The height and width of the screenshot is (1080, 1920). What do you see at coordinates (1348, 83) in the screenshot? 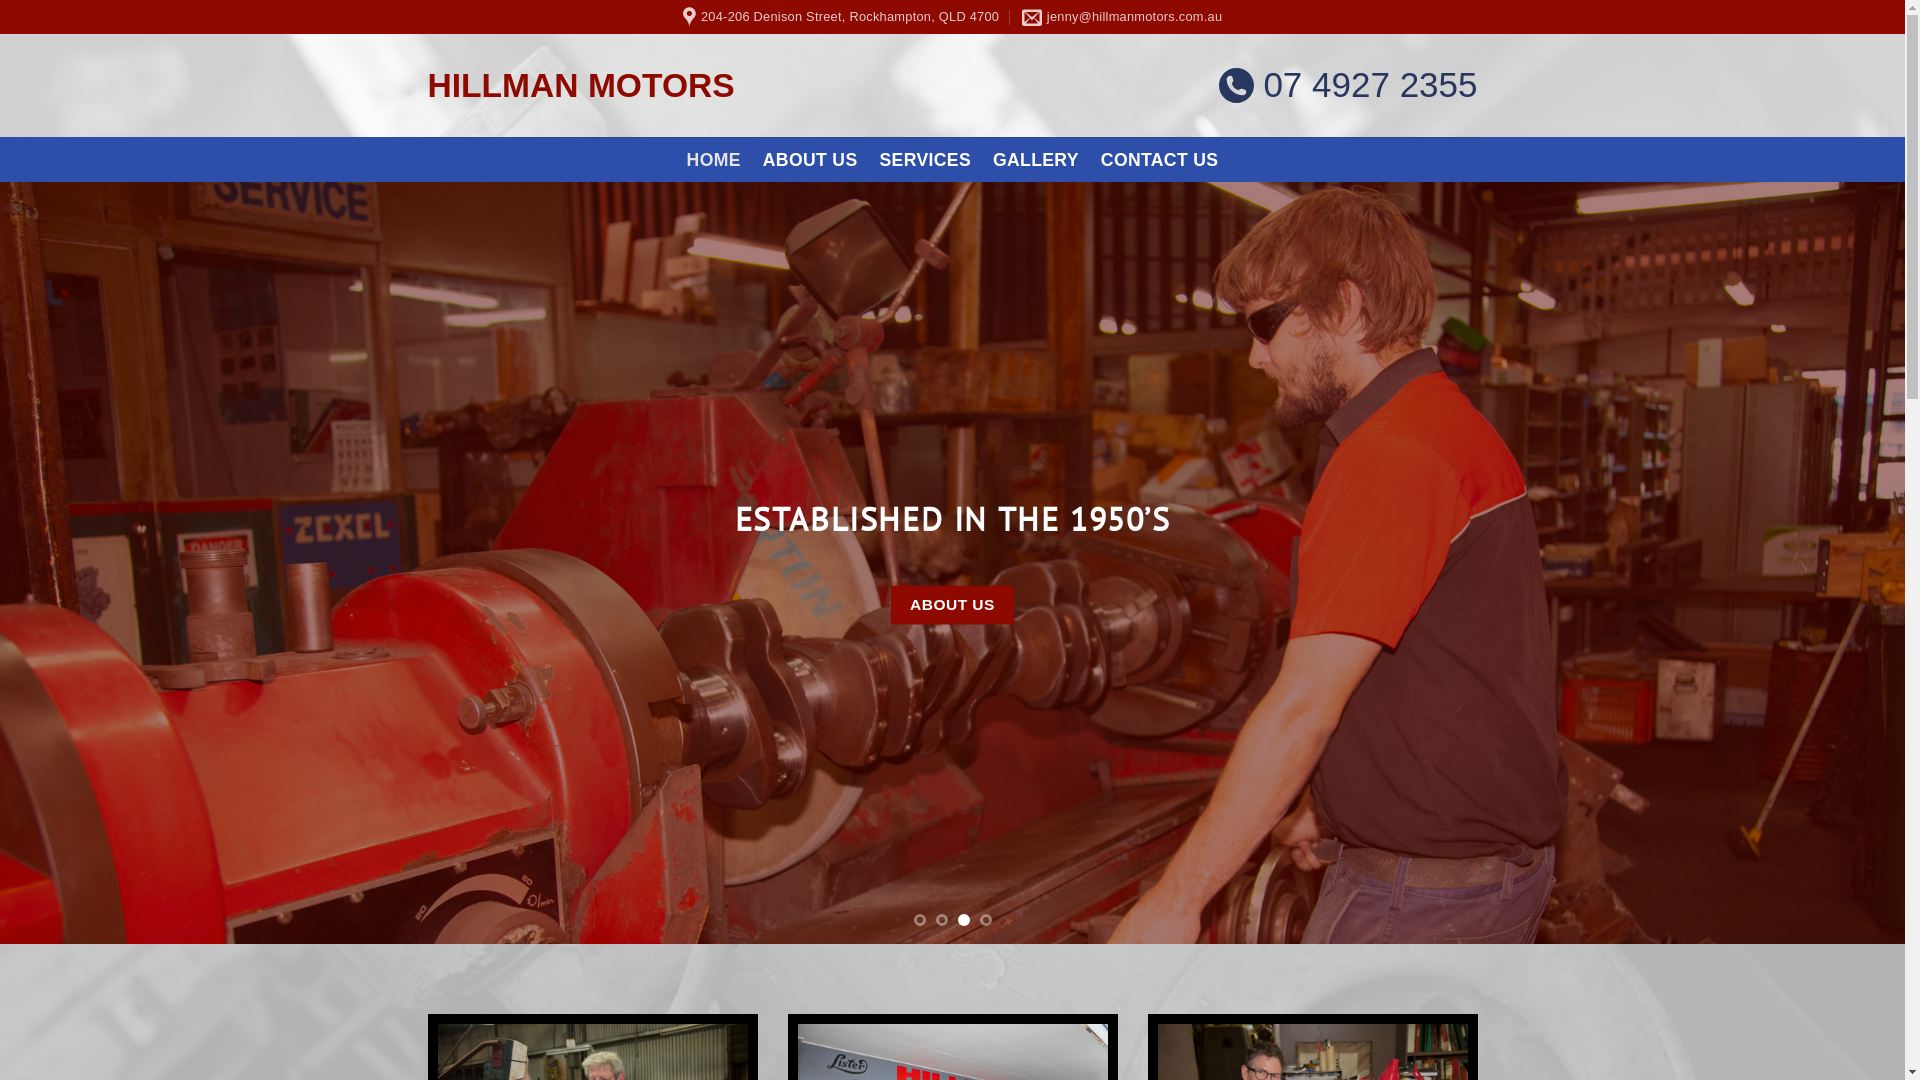
I see `'07 4927 2355'` at bounding box center [1348, 83].